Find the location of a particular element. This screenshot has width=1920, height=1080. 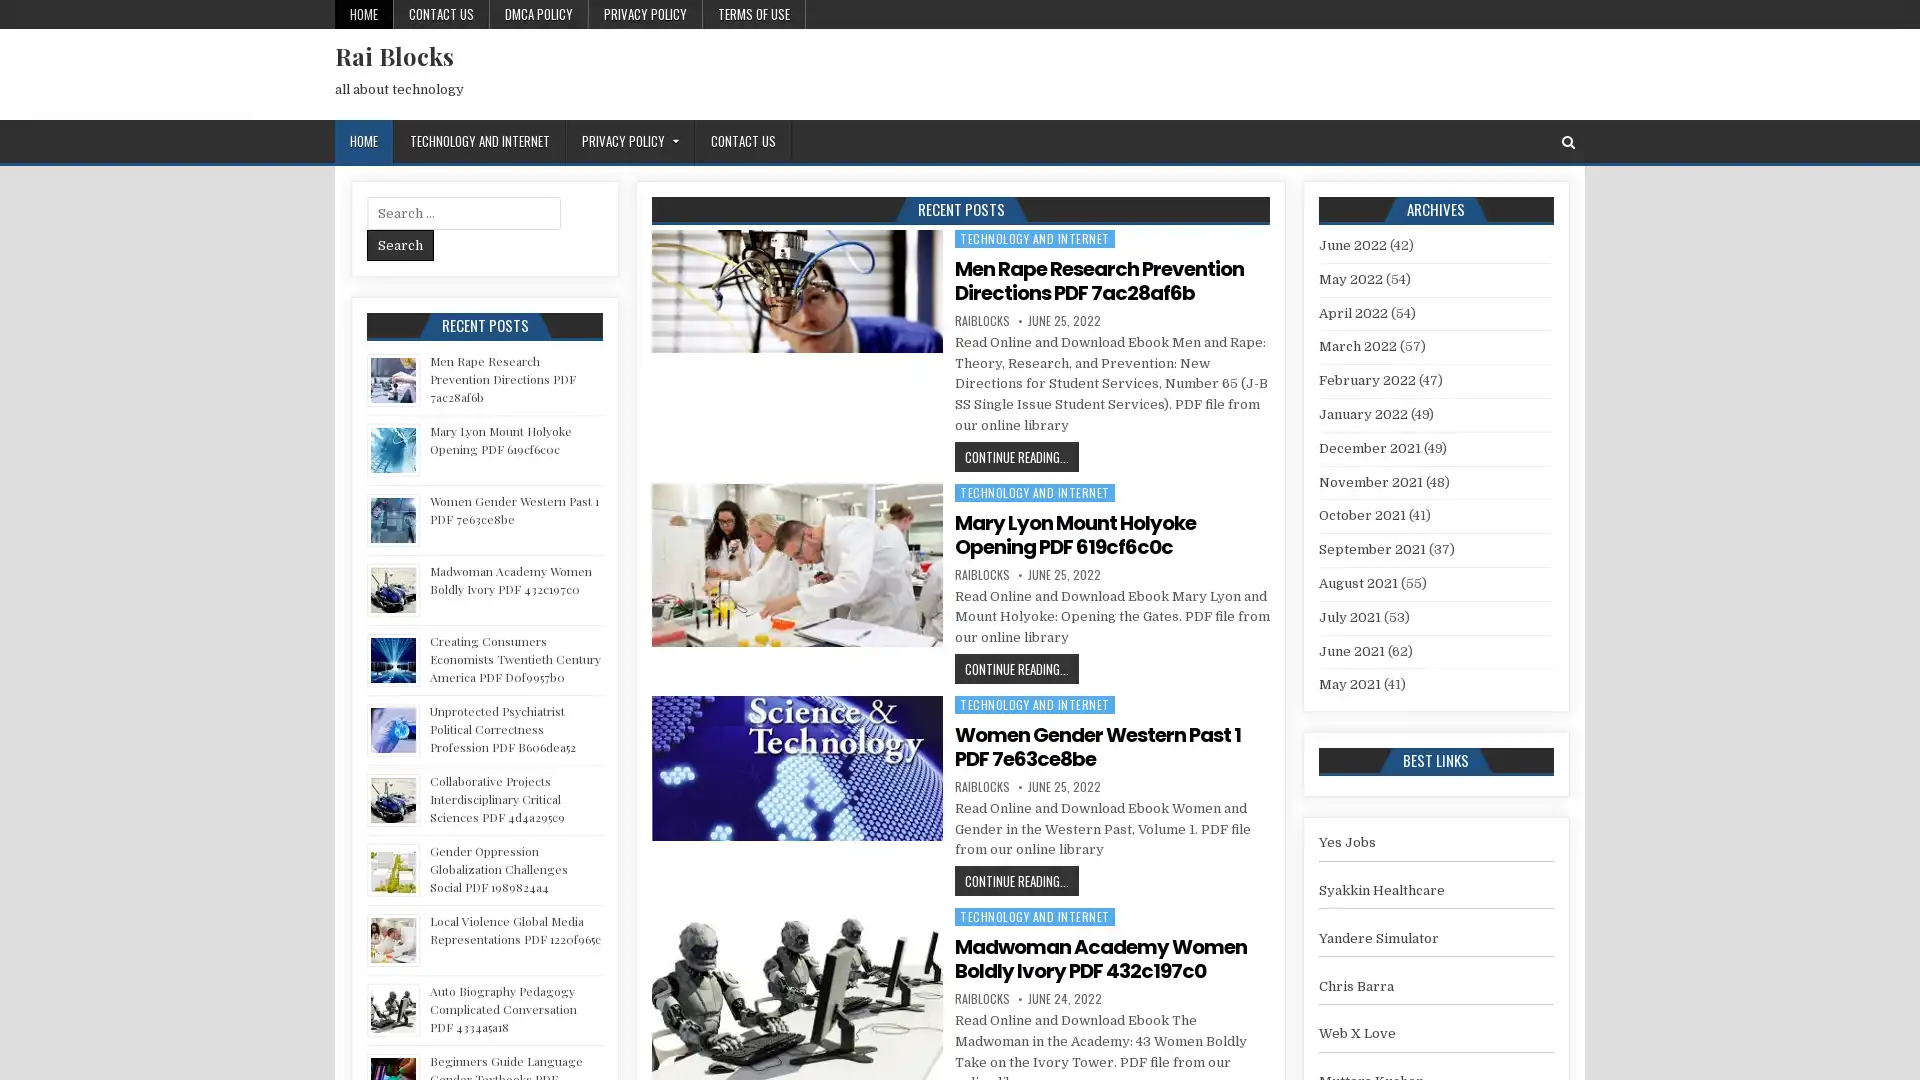

Search is located at coordinates (400, 244).